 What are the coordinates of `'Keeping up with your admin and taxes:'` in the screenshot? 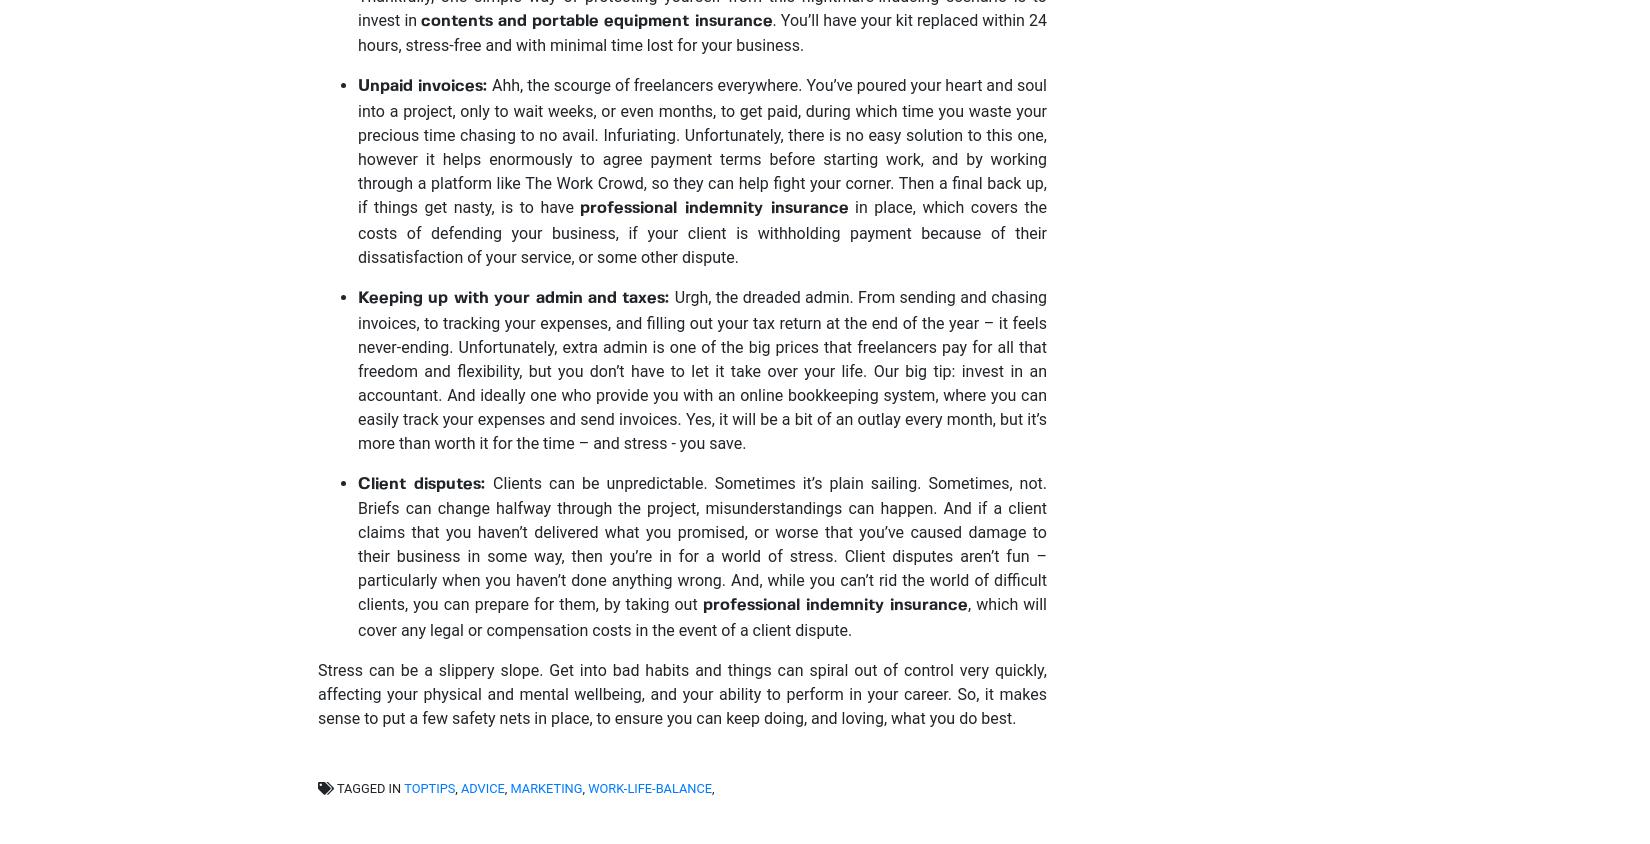 It's located at (514, 296).